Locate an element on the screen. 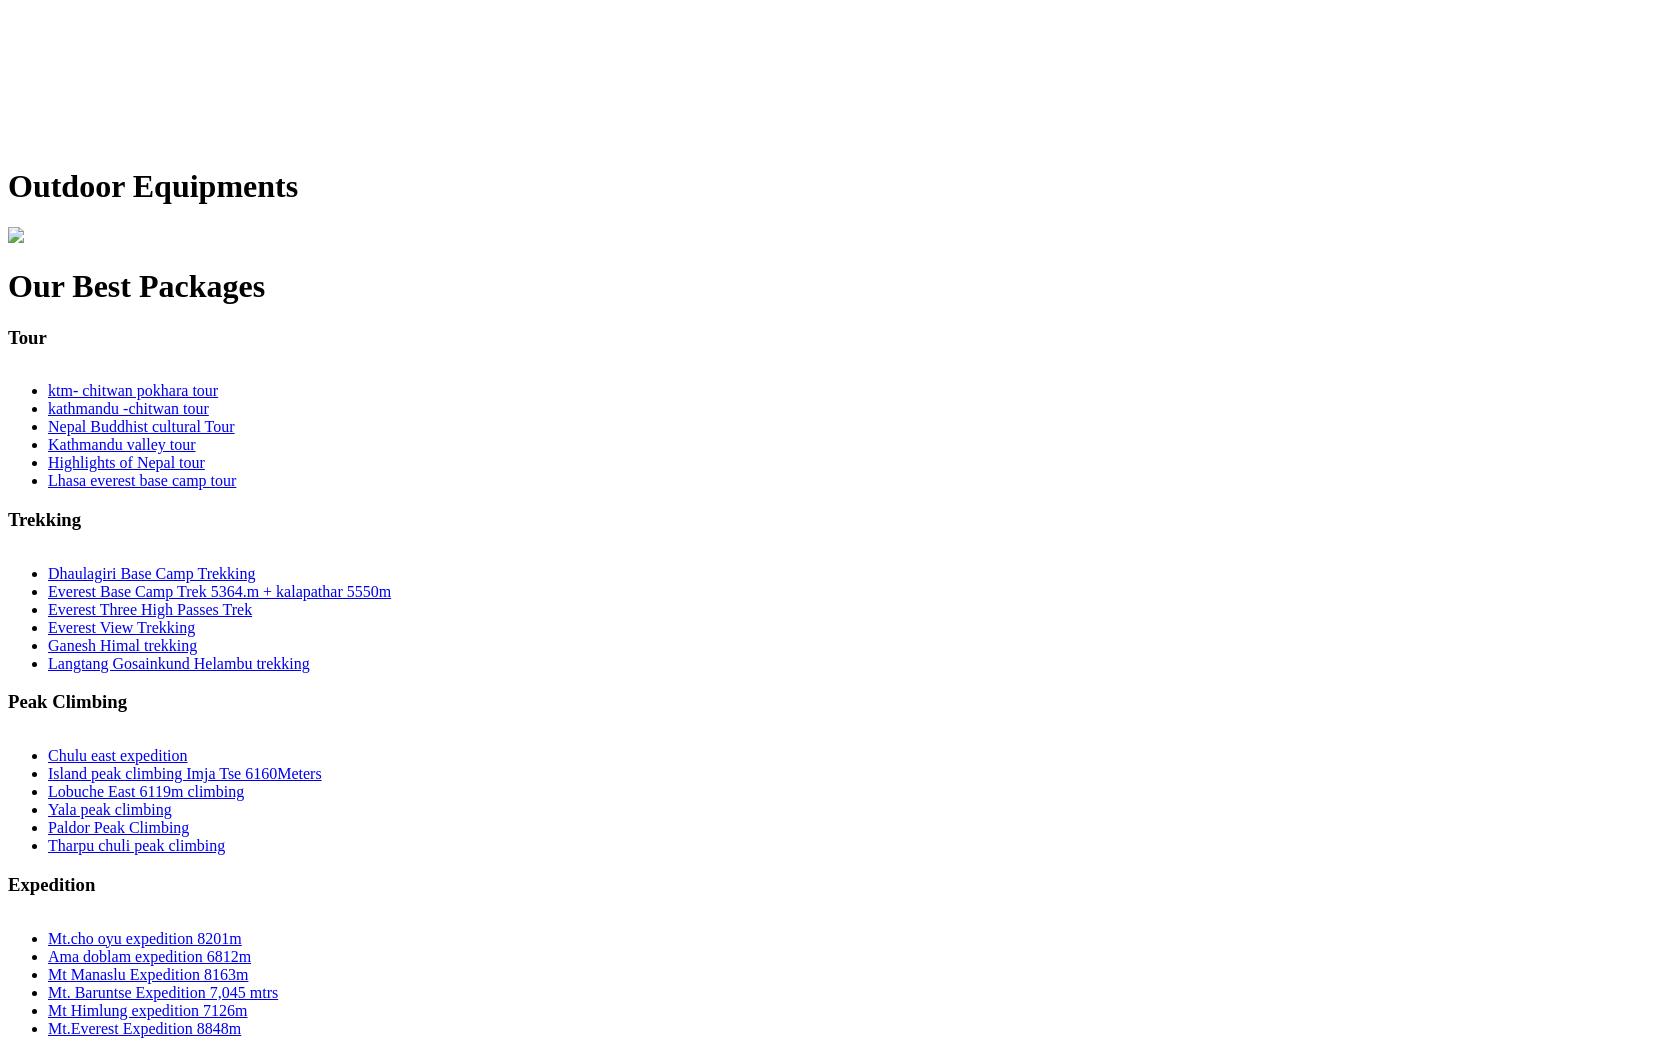  'Lobuche East 6119m                    climbing' is located at coordinates (47, 791).